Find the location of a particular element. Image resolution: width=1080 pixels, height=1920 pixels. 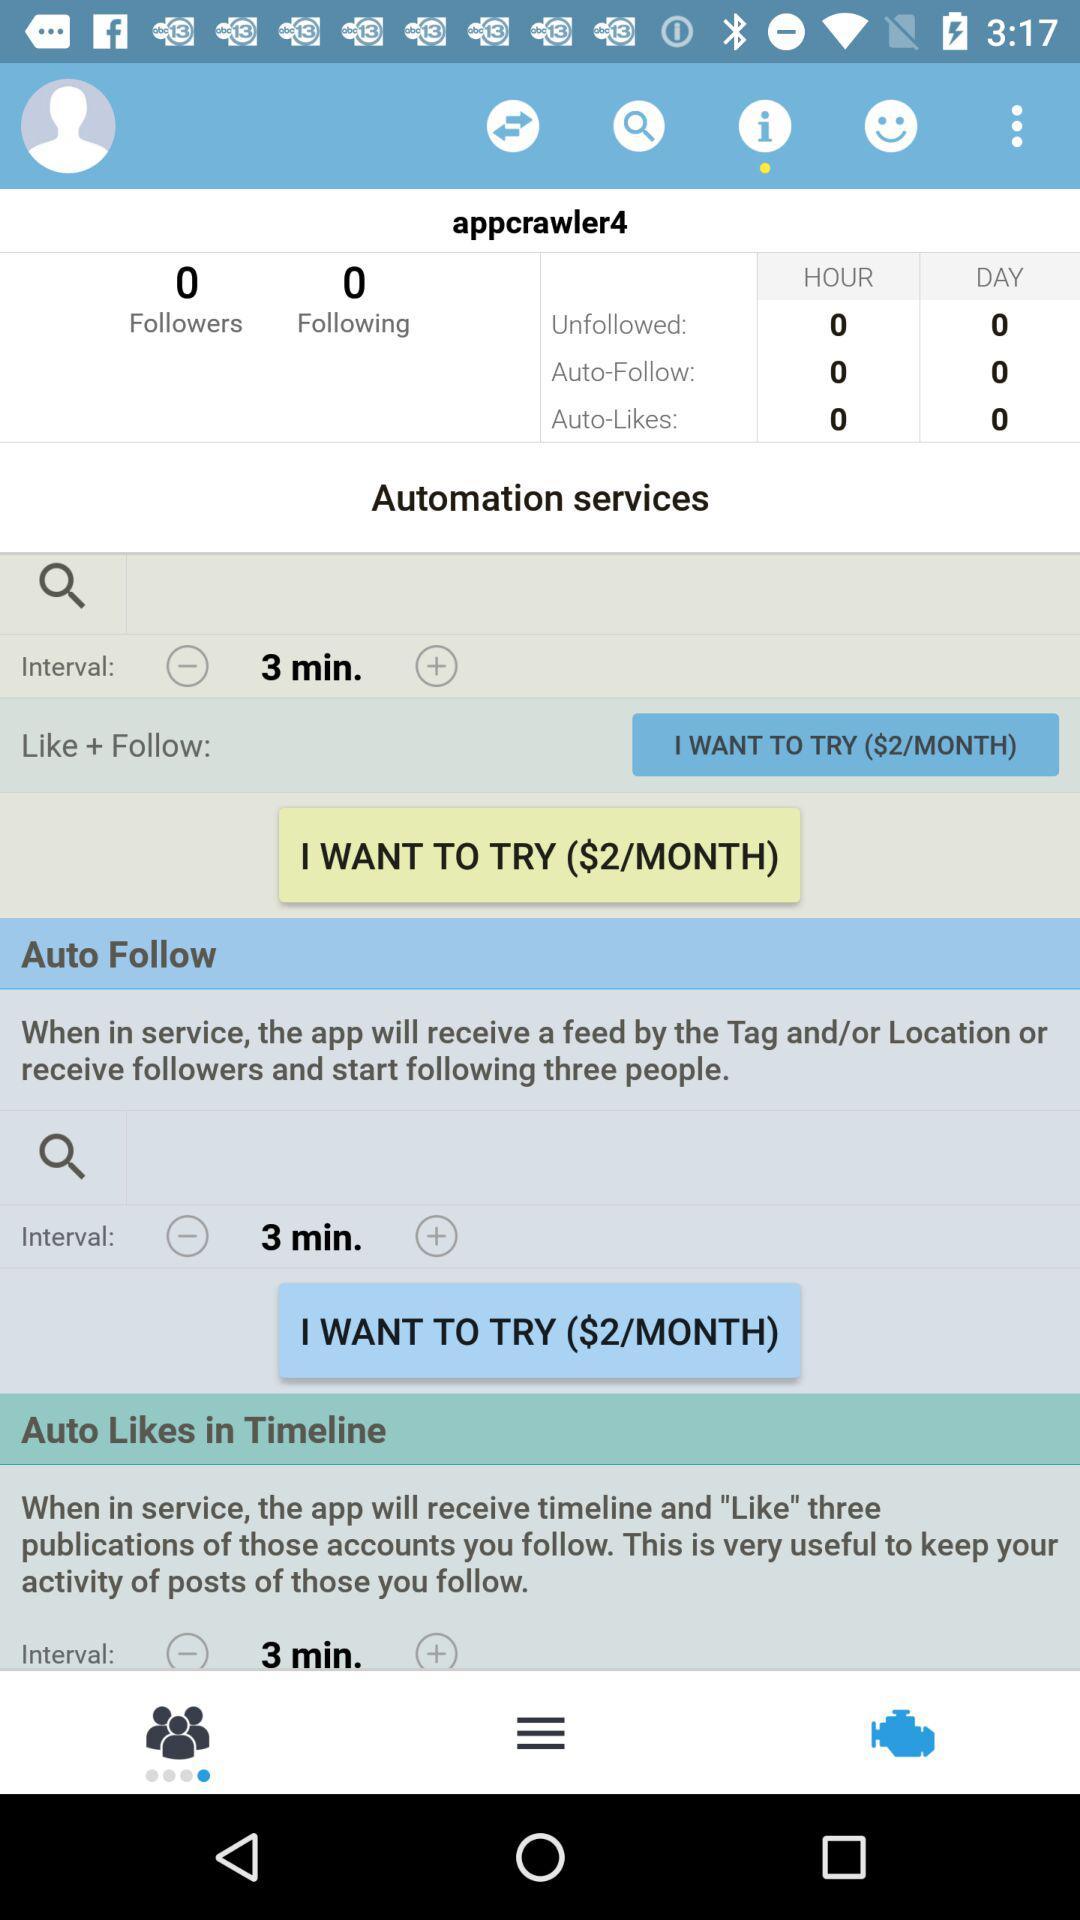

0 is located at coordinates (352, 295).